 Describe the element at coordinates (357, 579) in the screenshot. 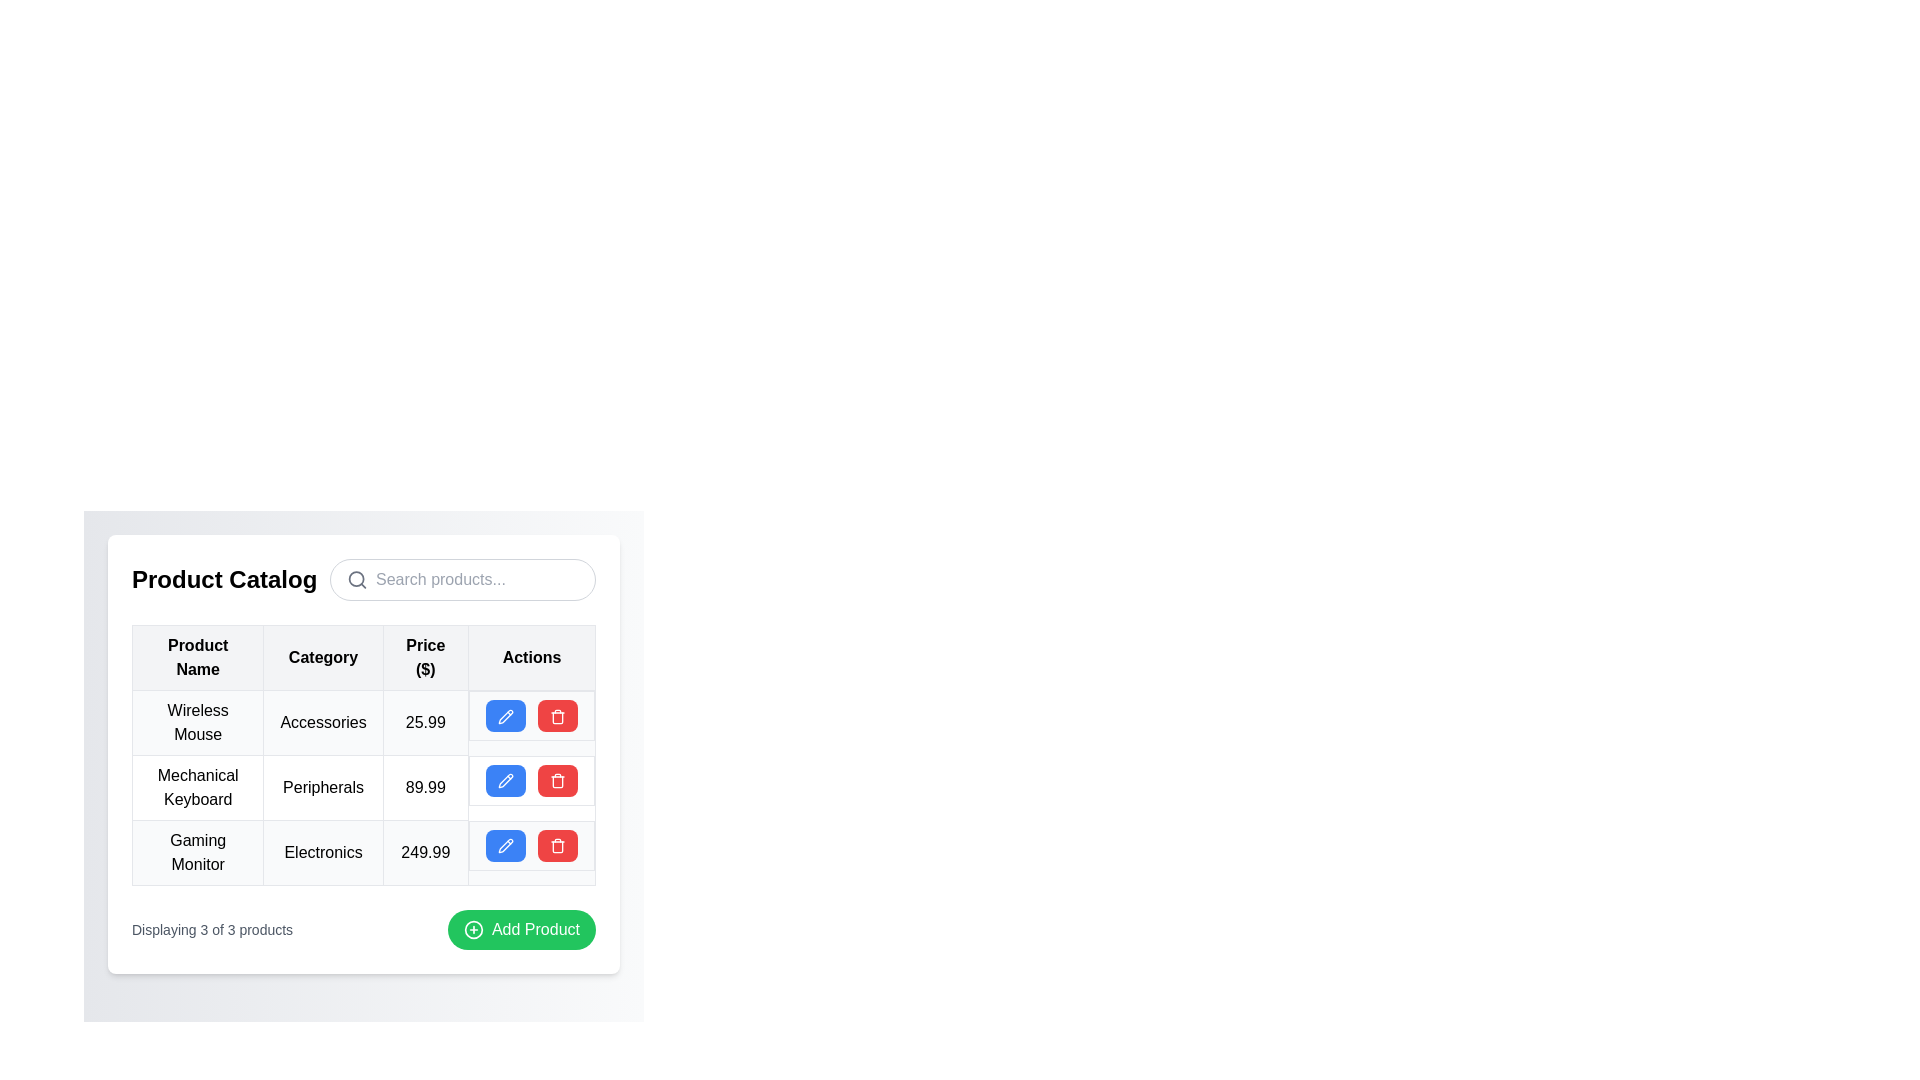

I see `the search icon located leftmost in the row, which visually indicates the search function and complements the adjacent search input box` at that location.